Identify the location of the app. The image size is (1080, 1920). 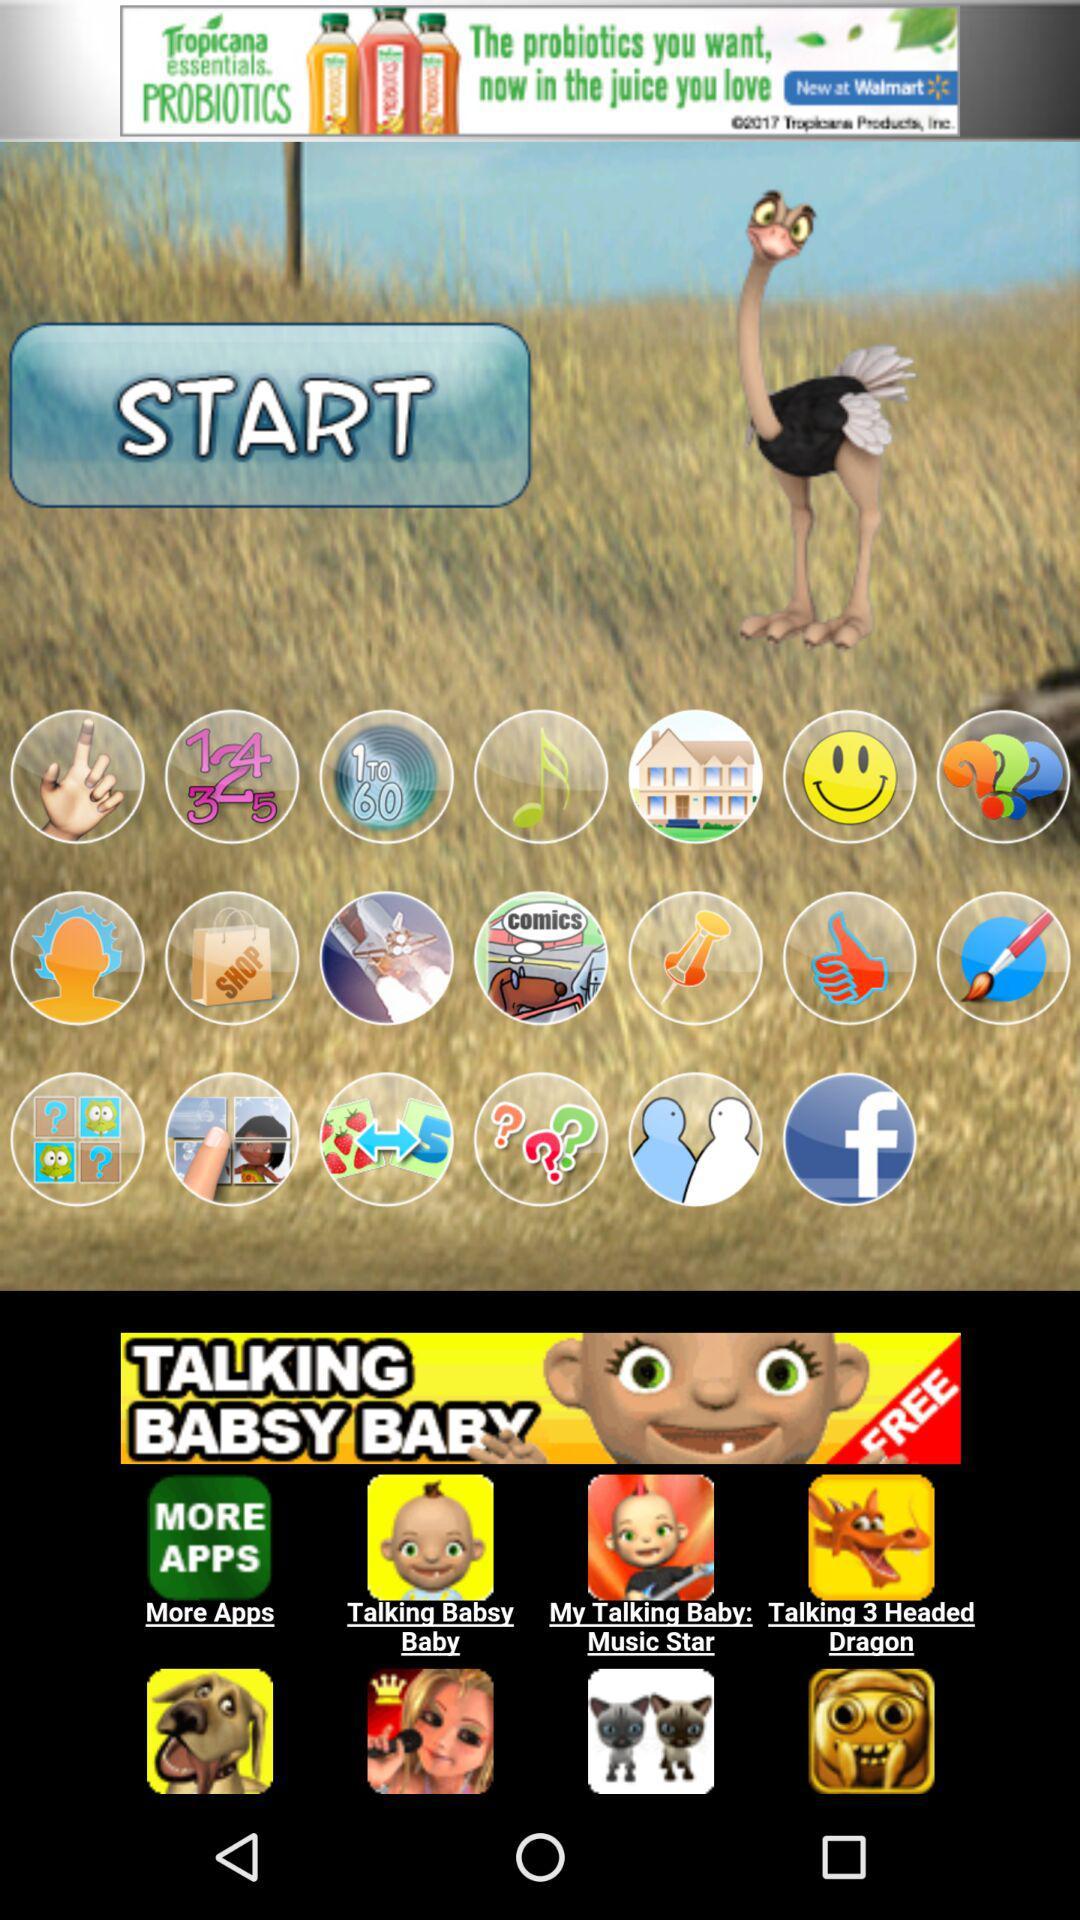
(540, 1139).